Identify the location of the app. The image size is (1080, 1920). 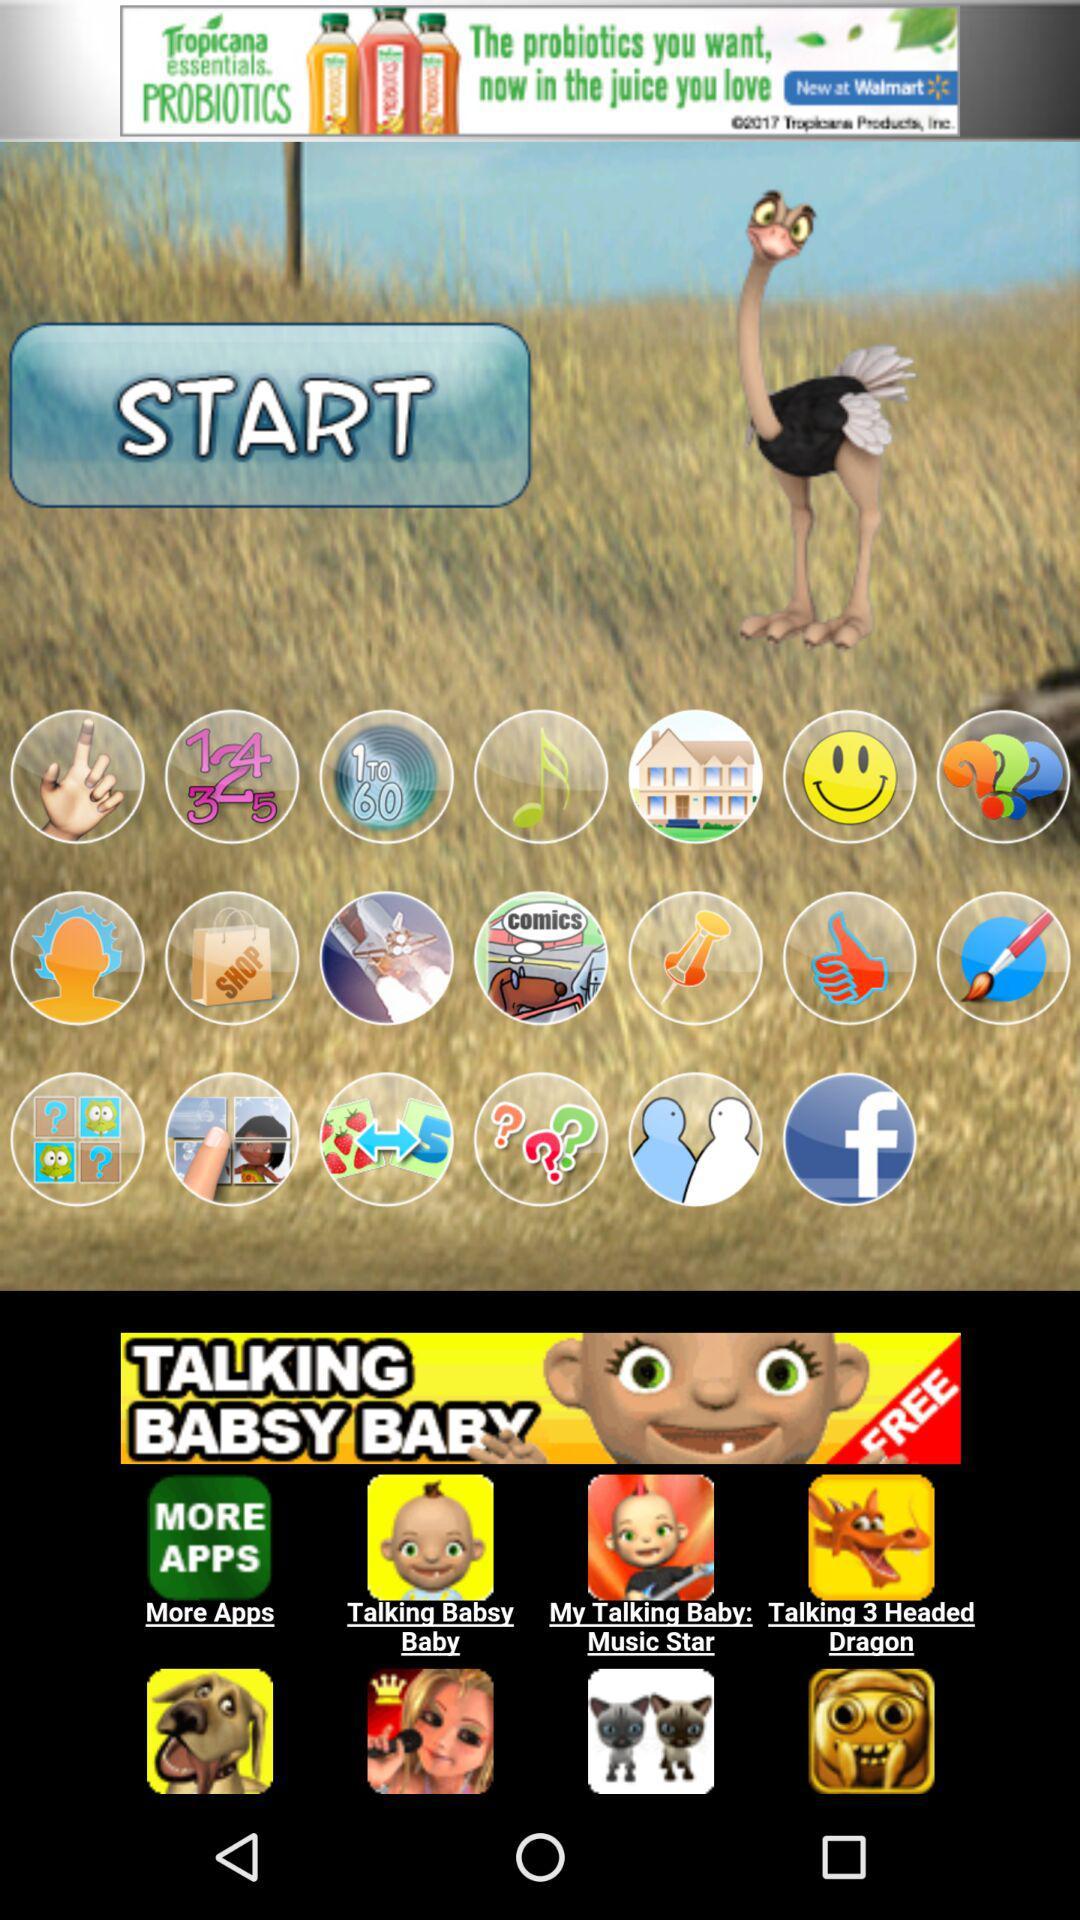
(540, 1139).